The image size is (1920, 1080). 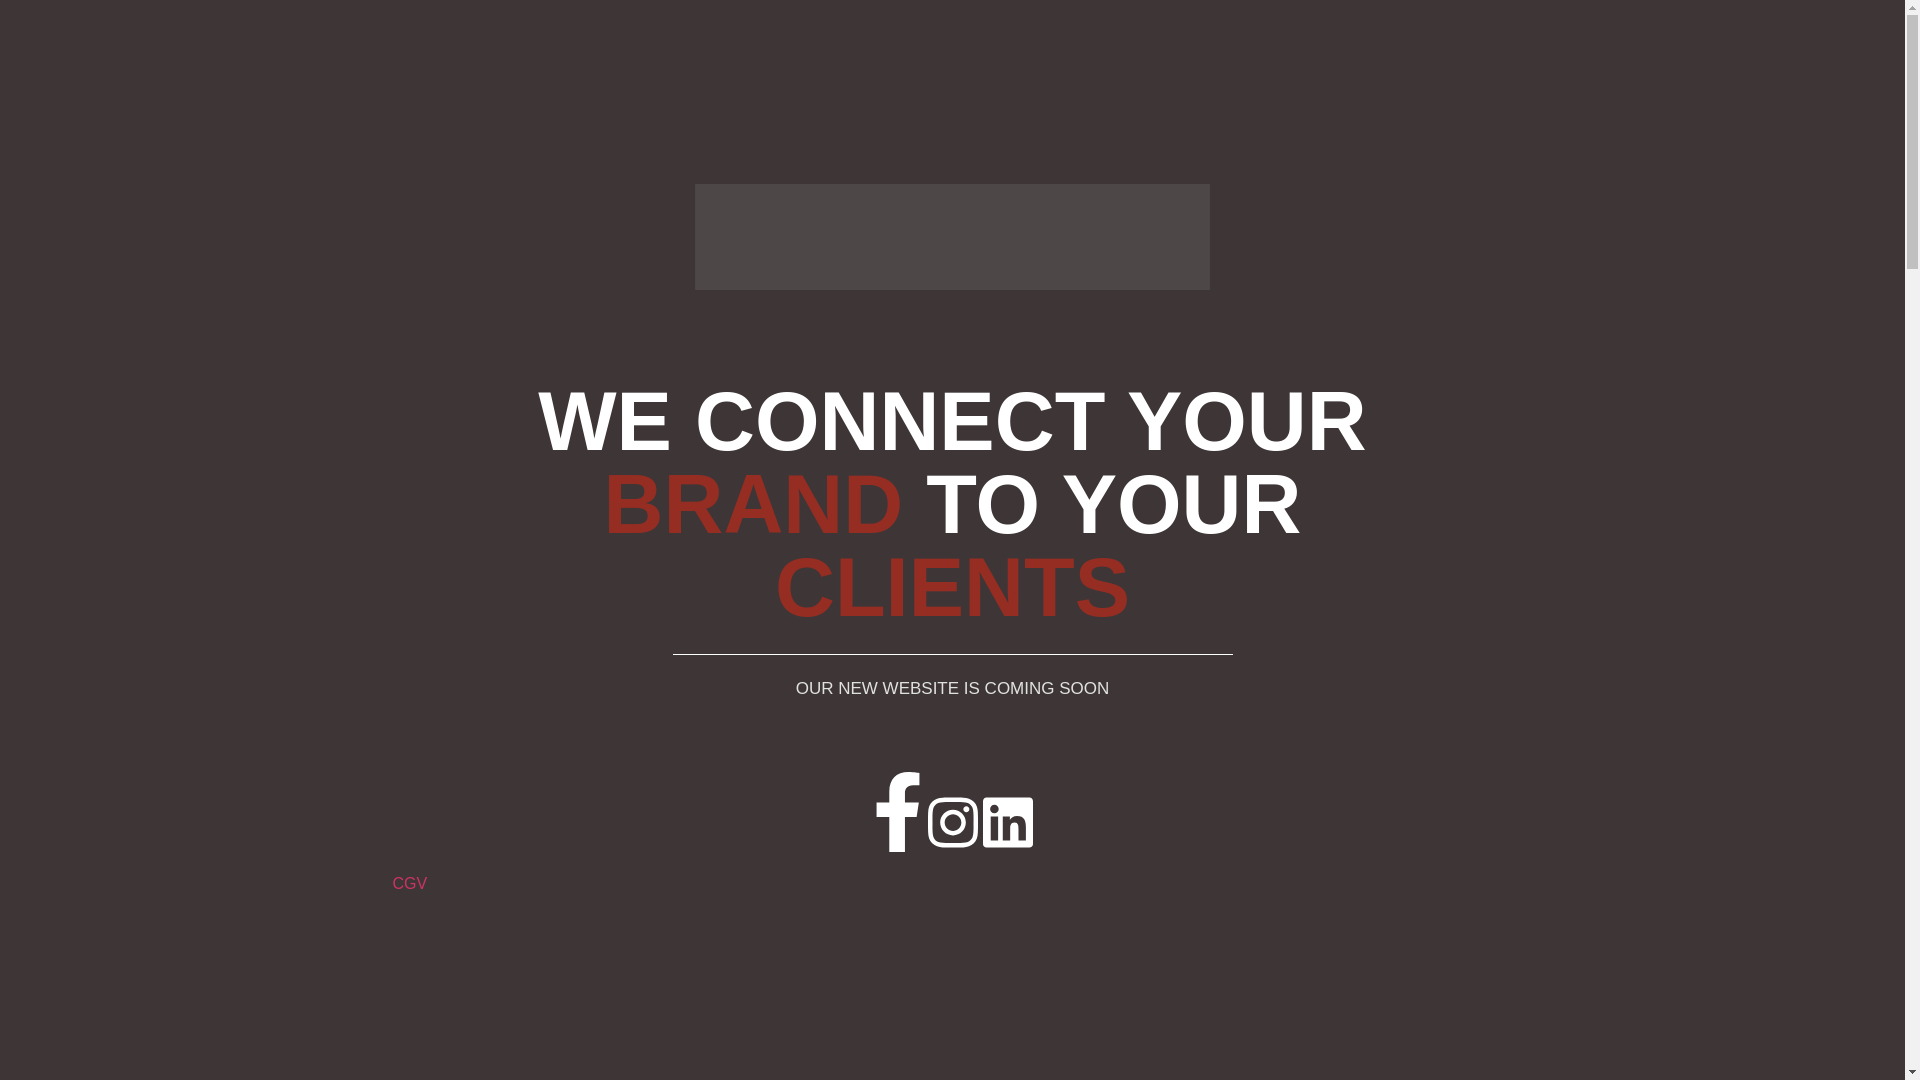 What do you see at coordinates (408, 882) in the screenshot?
I see `'CGV'` at bounding box center [408, 882].